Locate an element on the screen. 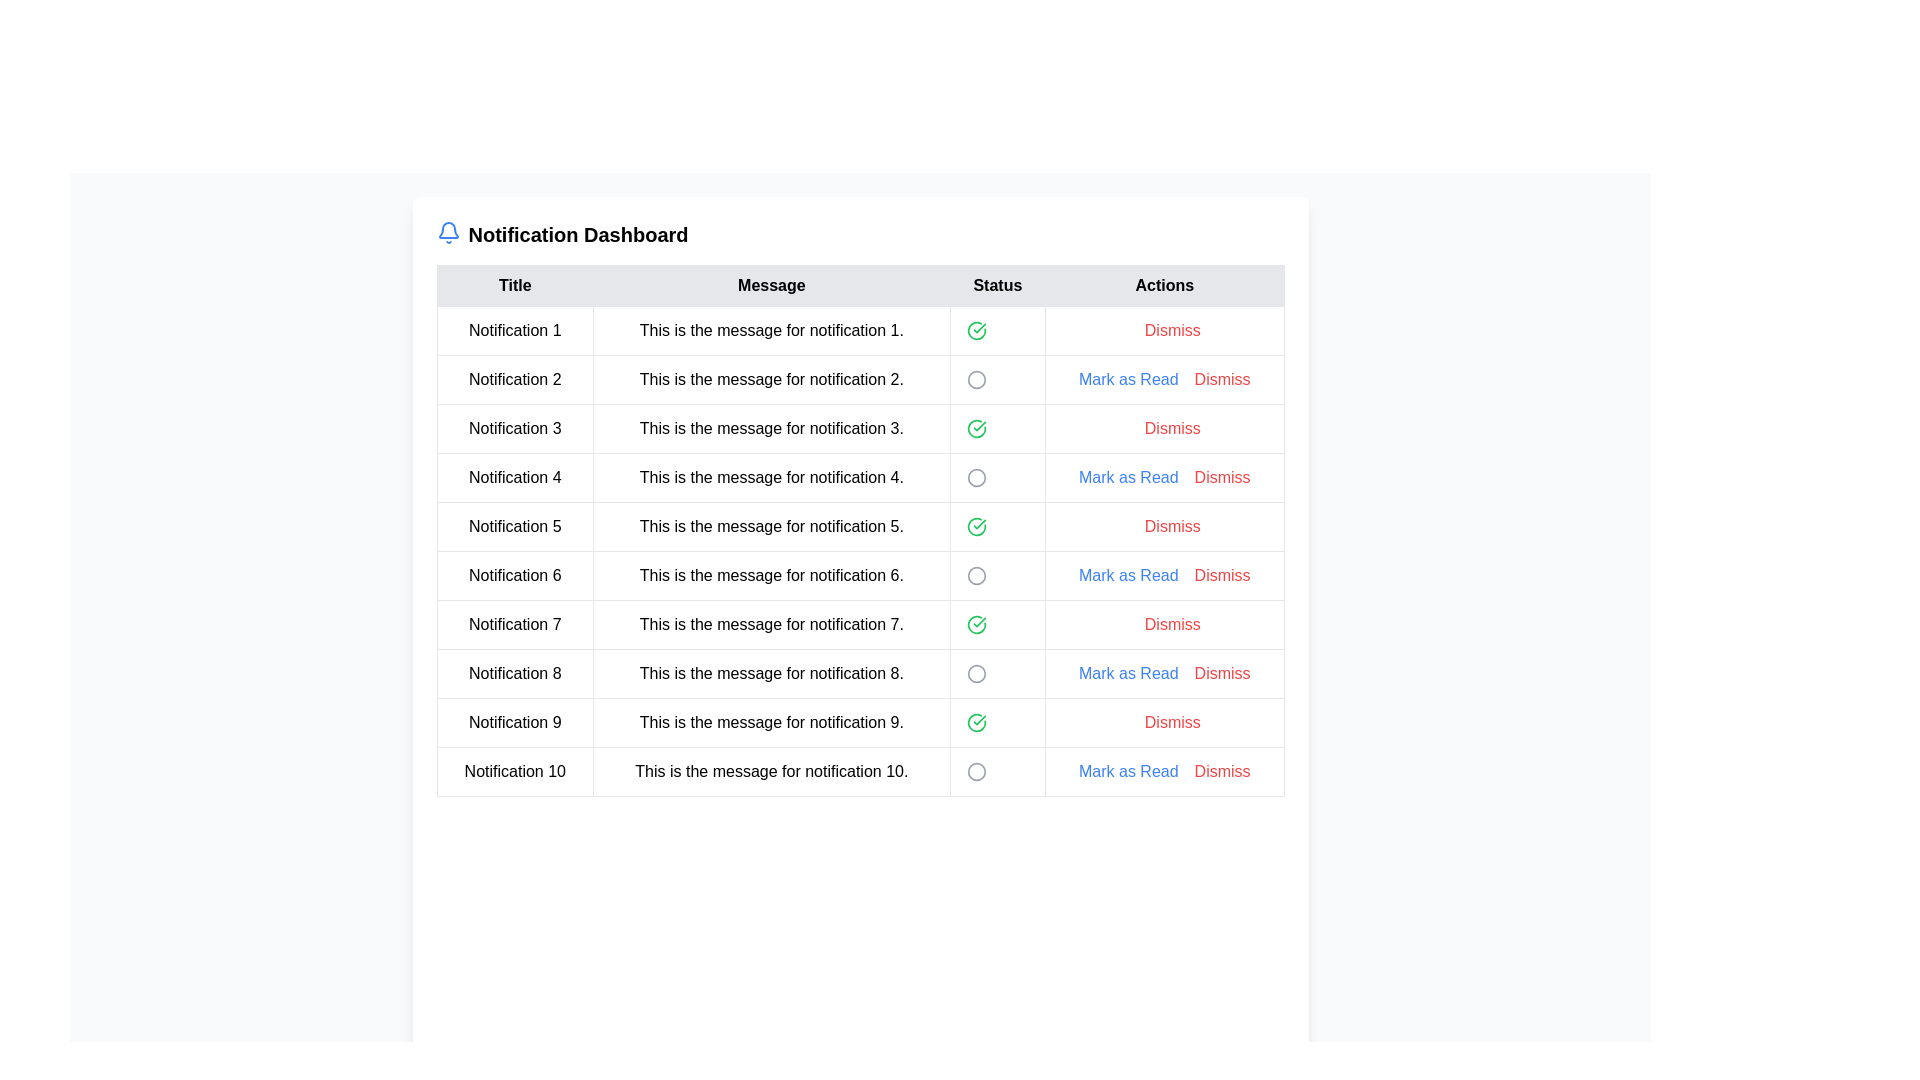  the red 'Dismiss' button in the Actions column for Notification 7 is located at coordinates (1164, 623).